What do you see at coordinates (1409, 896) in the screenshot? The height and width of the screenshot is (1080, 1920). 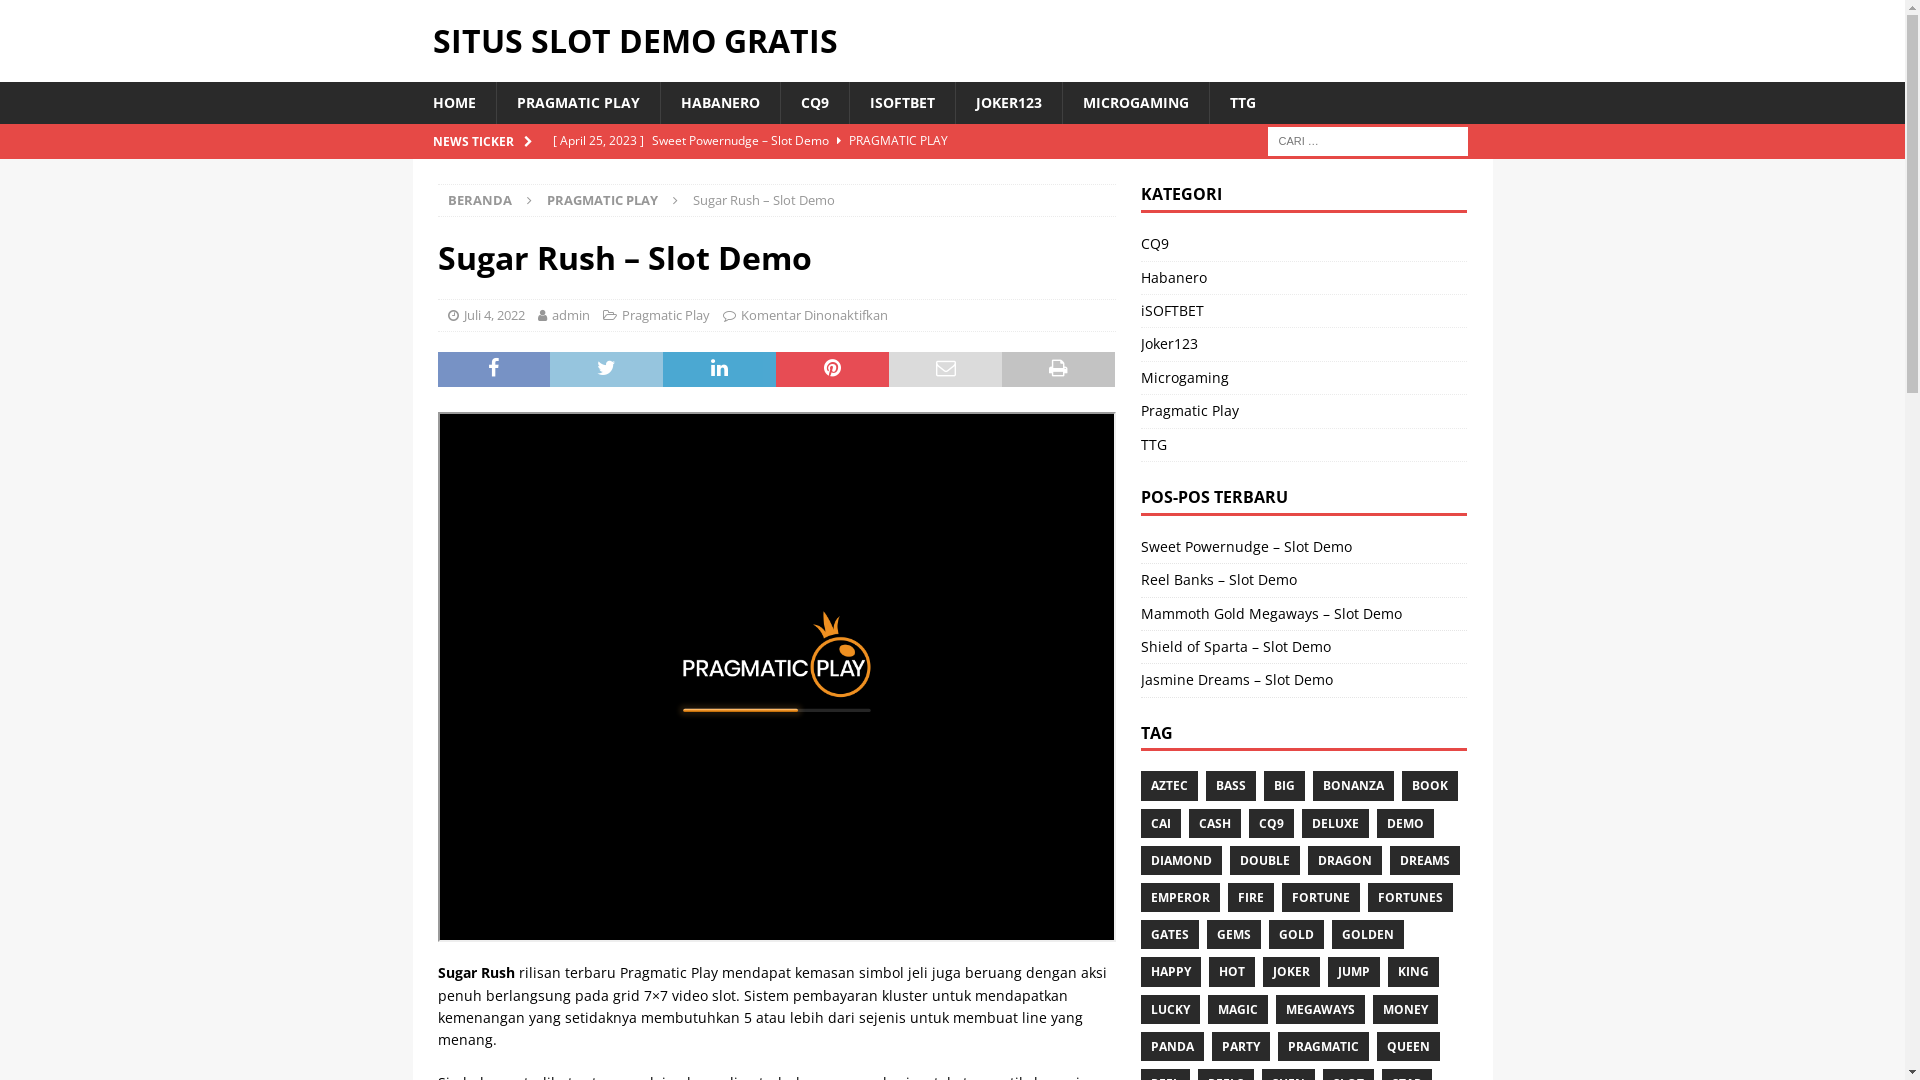 I see `'FORTUNES'` at bounding box center [1409, 896].